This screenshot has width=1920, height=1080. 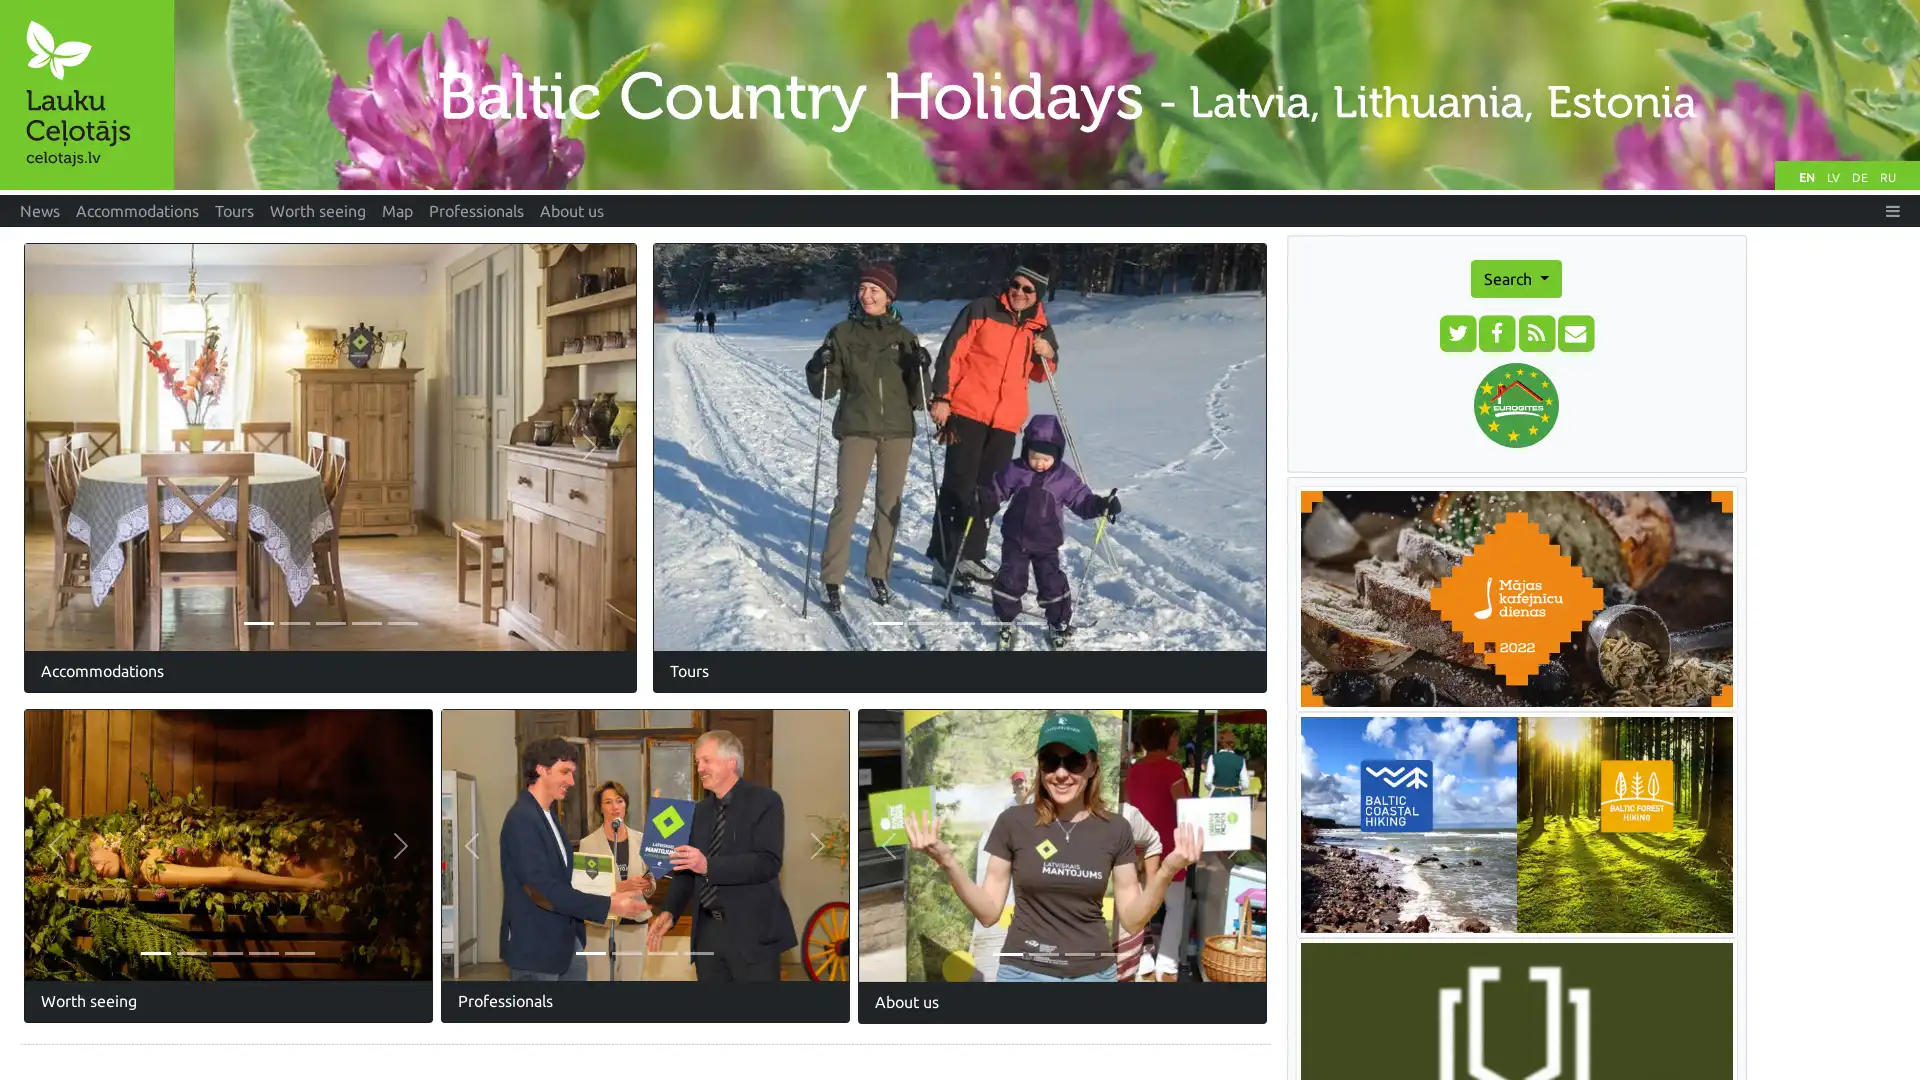 What do you see at coordinates (400, 845) in the screenshot?
I see `Next` at bounding box center [400, 845].